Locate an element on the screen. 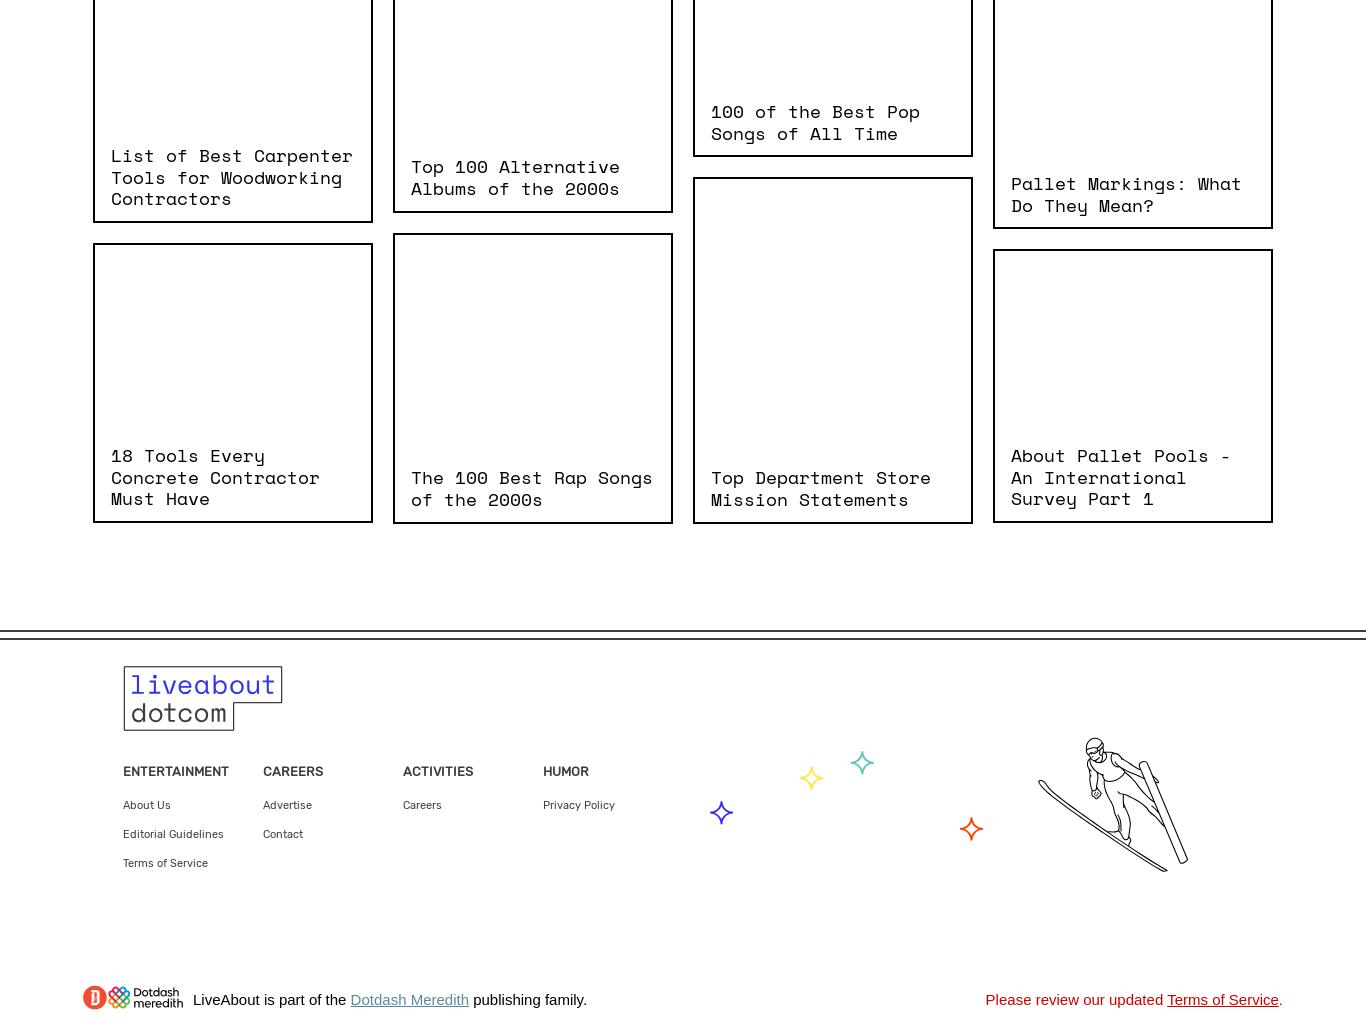 Image resolution: width=1366 pixels, height=1027 pixels. 'Top Department Store Mission Statements' is located at coordinates (819, 487).